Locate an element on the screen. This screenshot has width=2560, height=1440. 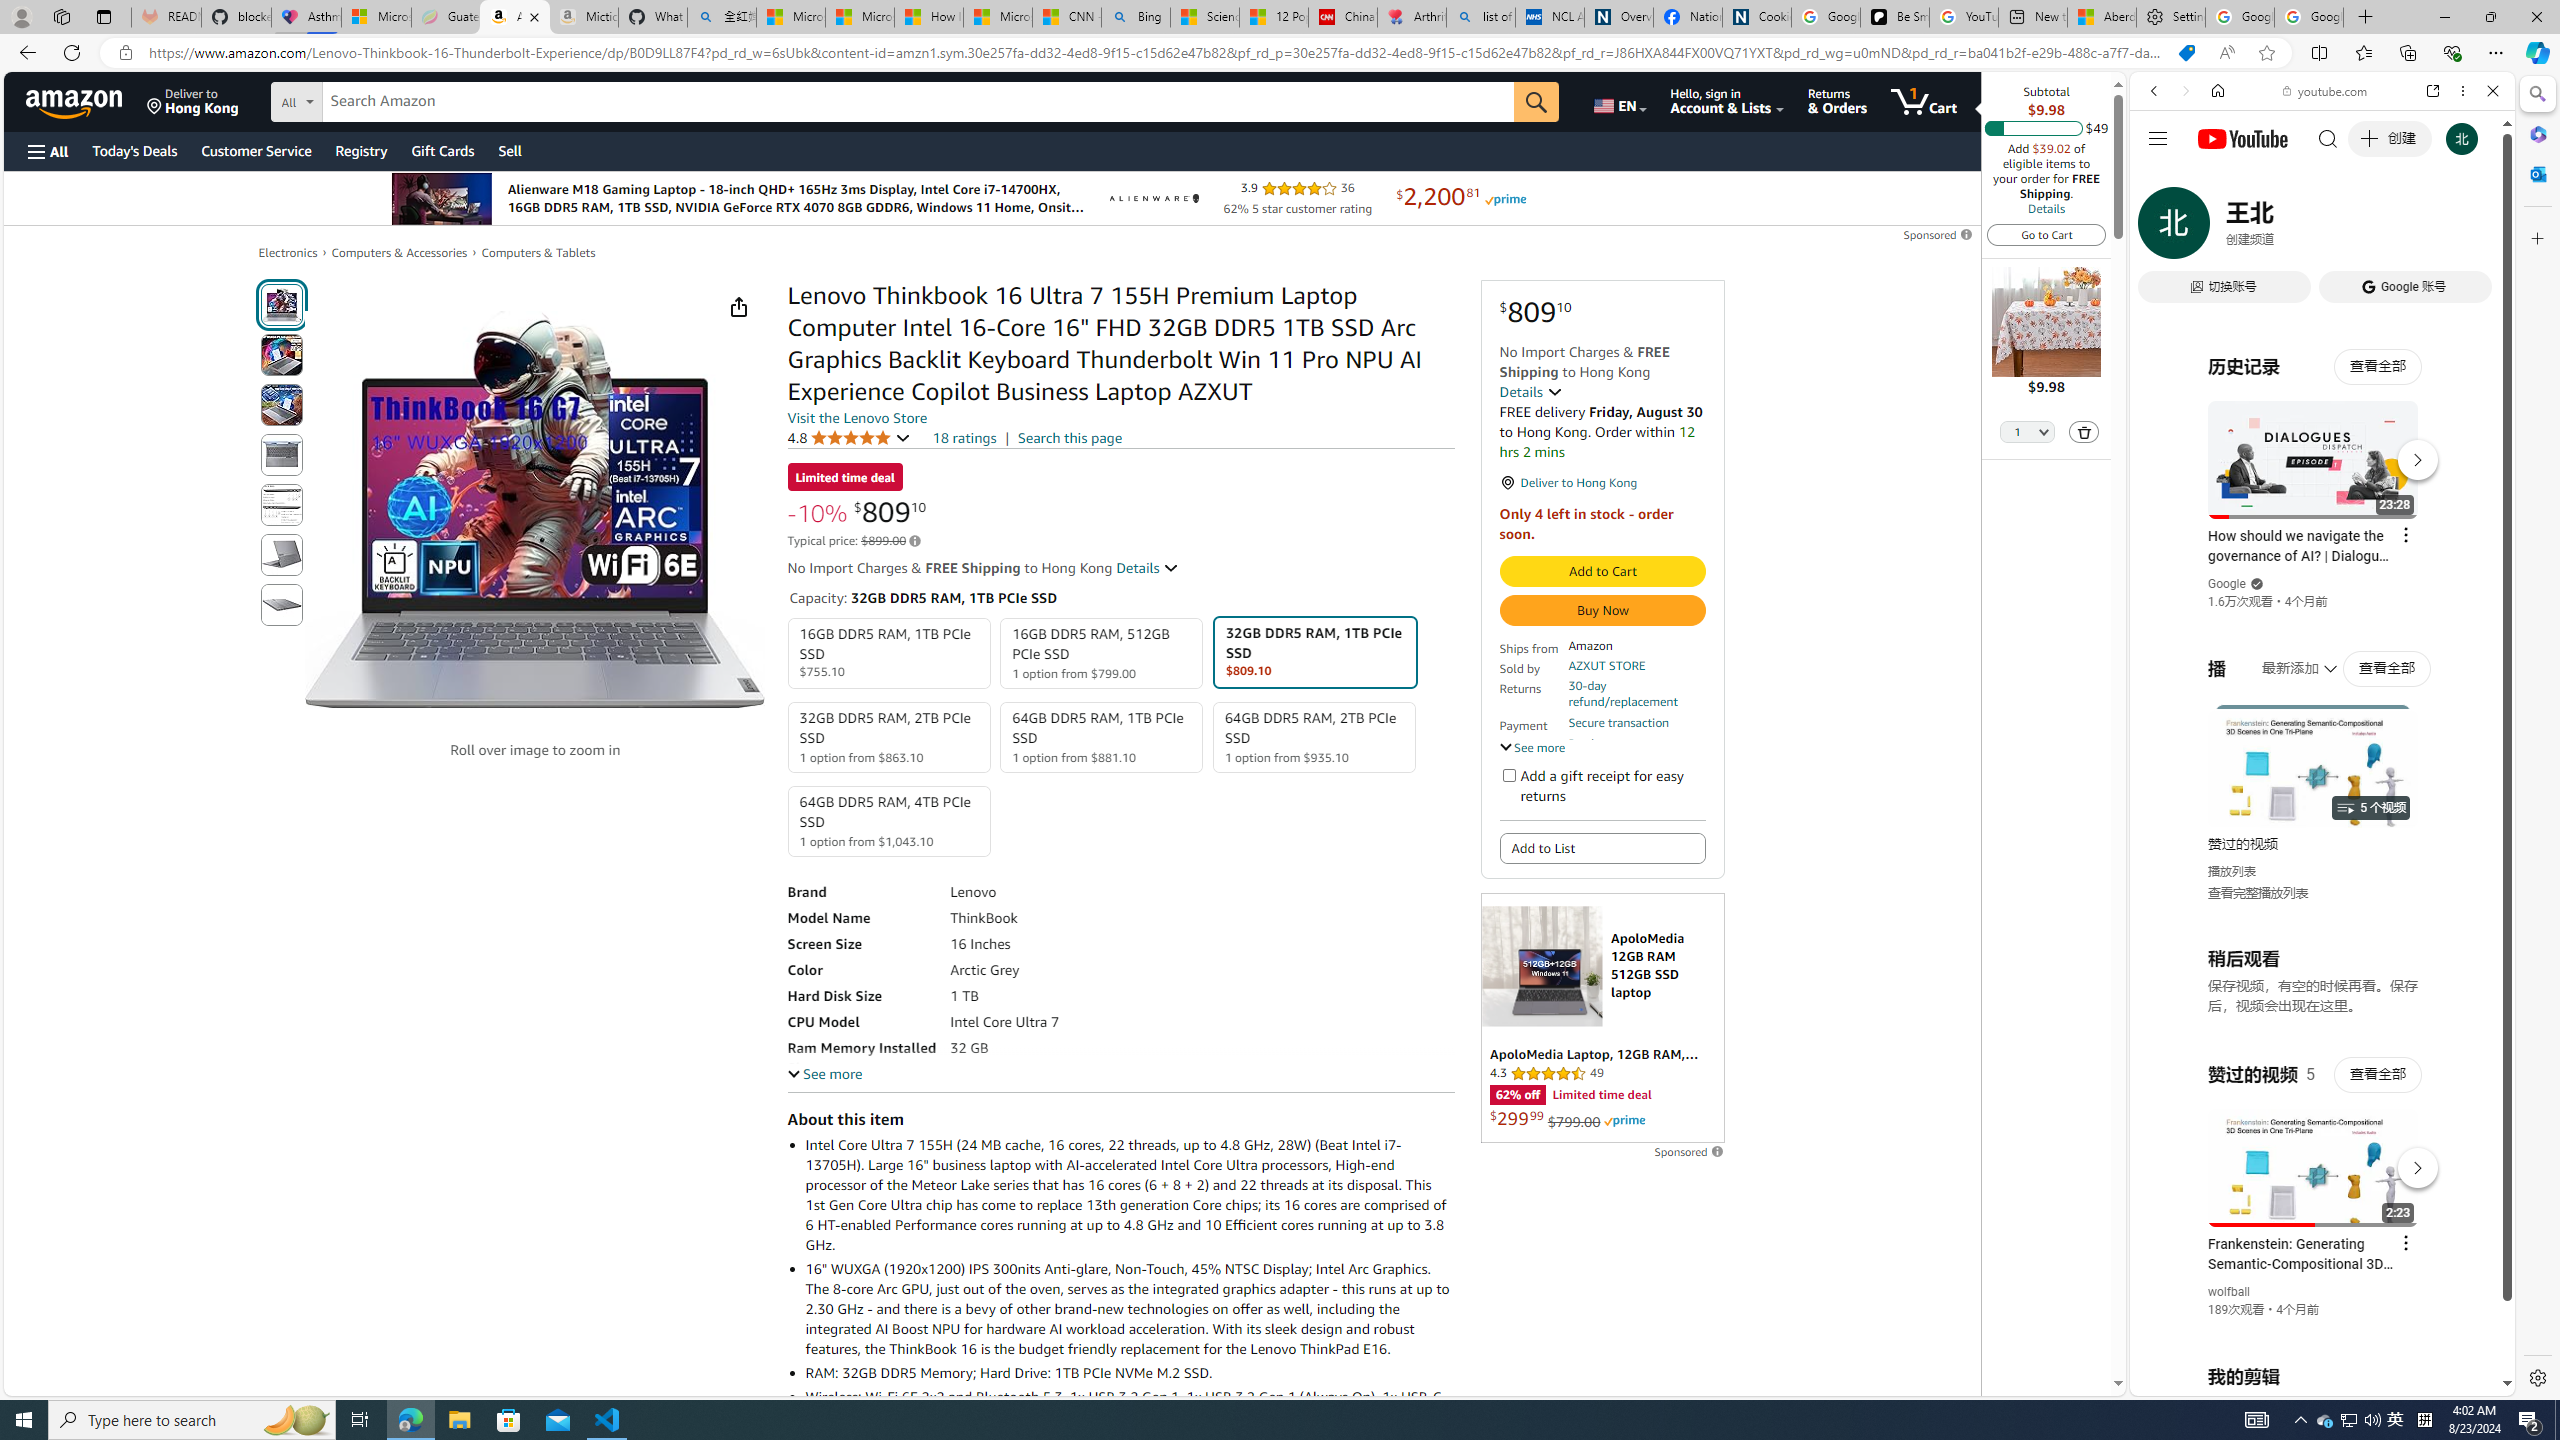
'Search Filter, VIDEOS' is located at coordinates (2286, 227).